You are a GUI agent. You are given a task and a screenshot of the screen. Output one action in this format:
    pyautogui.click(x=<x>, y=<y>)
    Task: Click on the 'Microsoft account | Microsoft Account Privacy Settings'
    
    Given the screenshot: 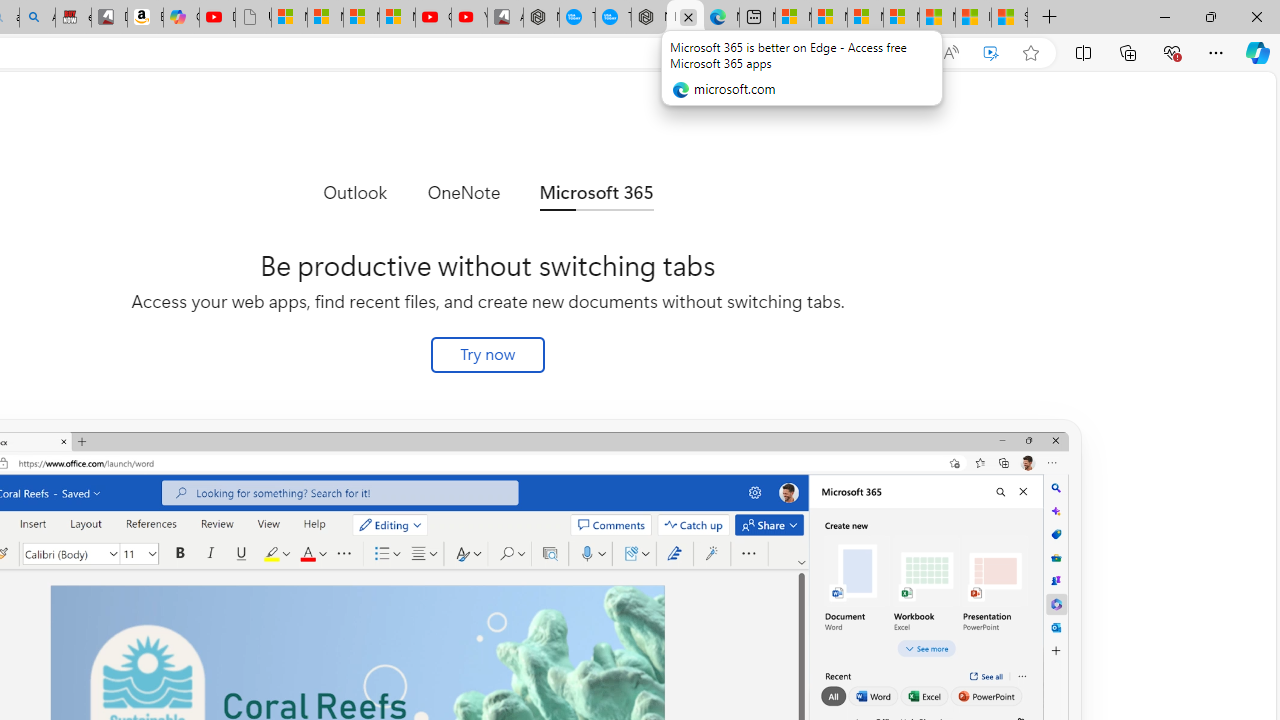 What is the action you would take?
    pyautogui.click(x=829, y=17)
    